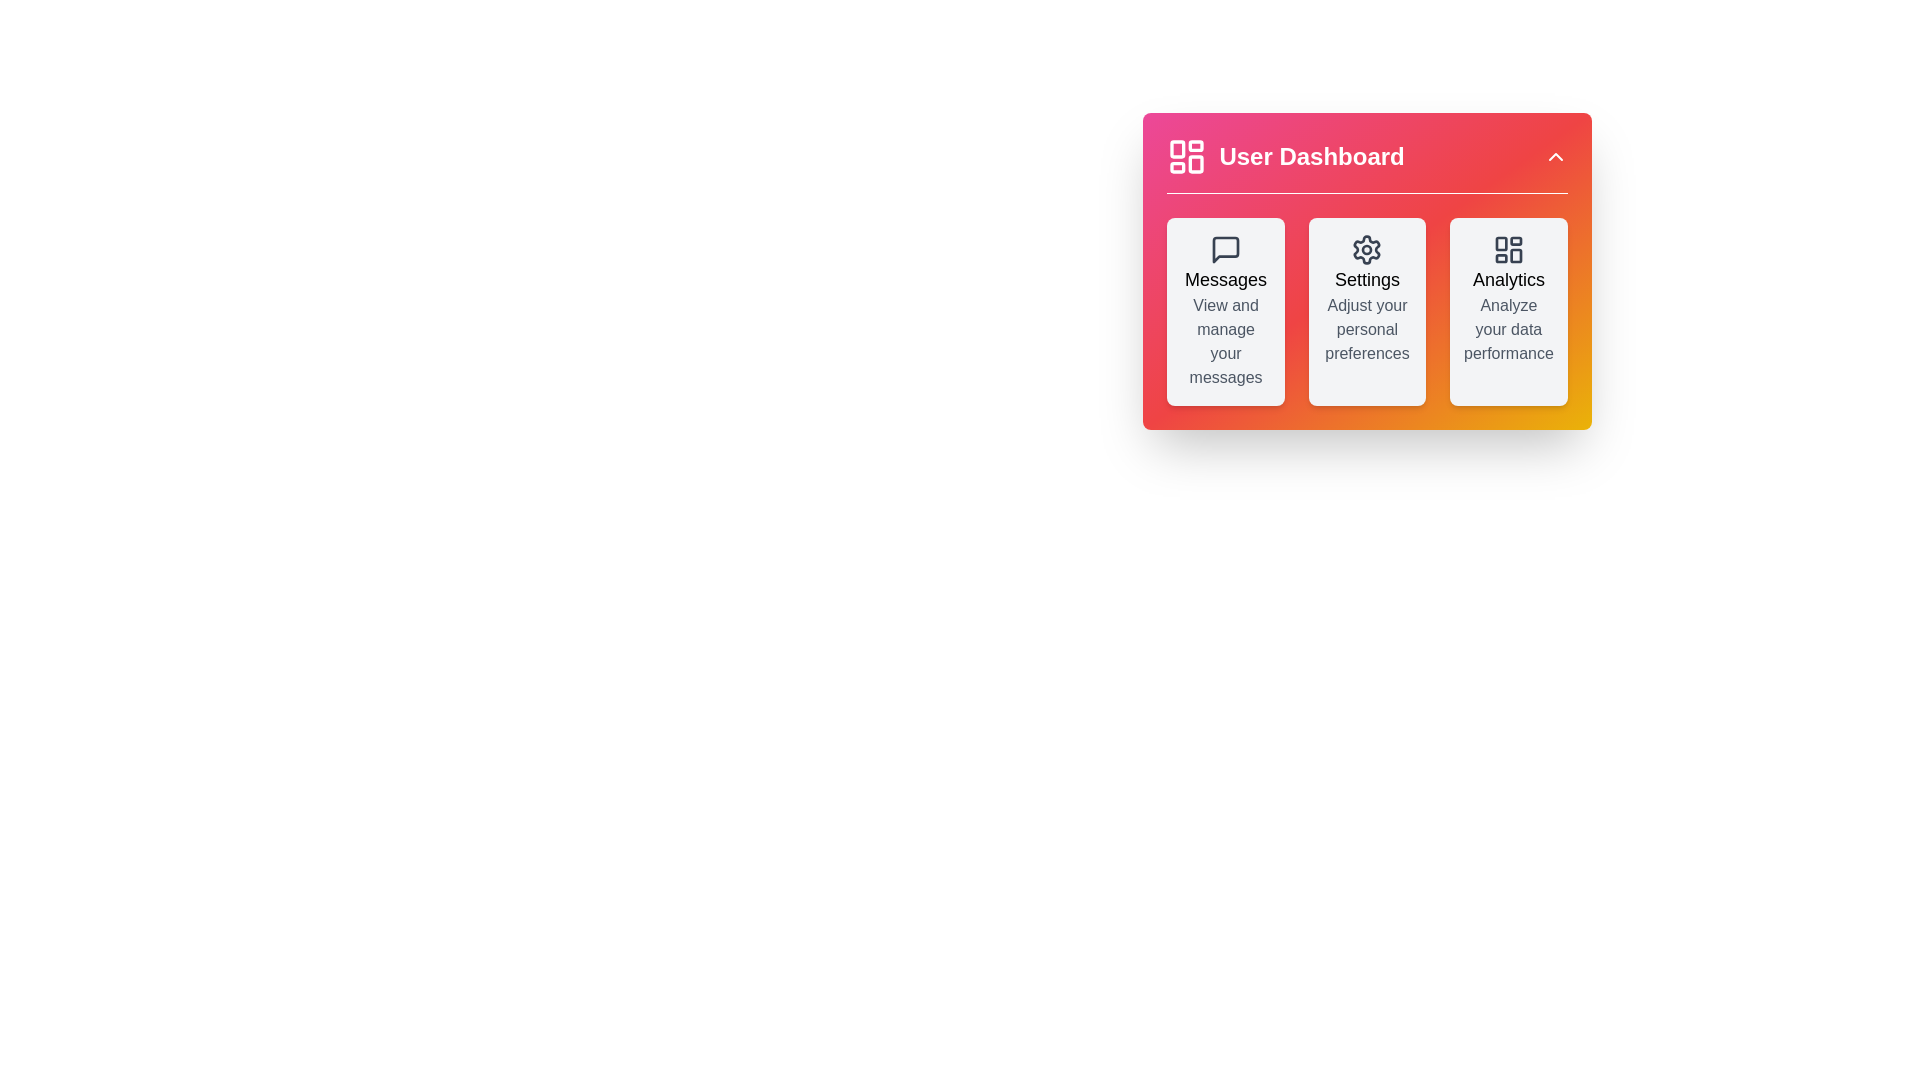 The image size is (1920, 1080). What do you see at coordinates (1225, 341) in the screenshot?
I see `the static text component styled in gray with the content 'View and manage your messages', which is positioned below the 'Messages' heading in the dashboard's Messages section` at bounding box center [1225, 341].